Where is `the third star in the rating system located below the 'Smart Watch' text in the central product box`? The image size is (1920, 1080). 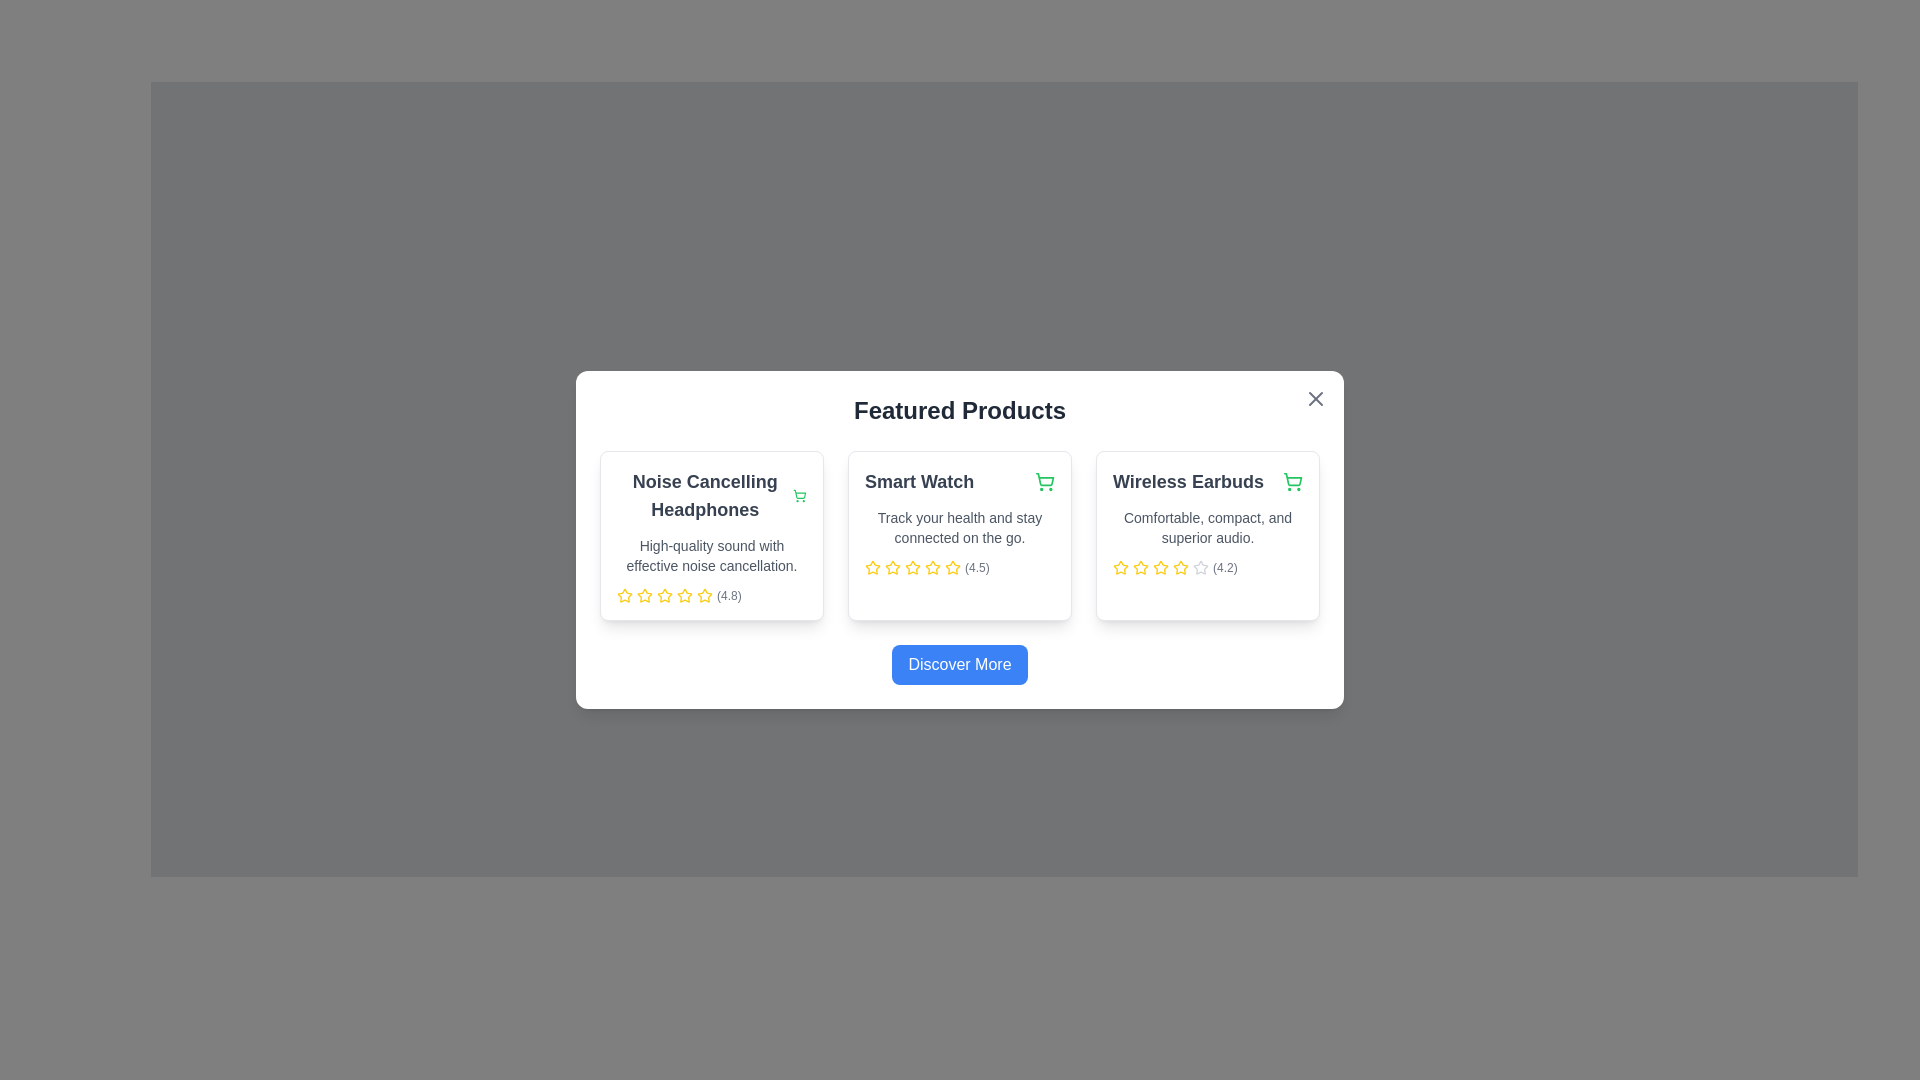 the third star in the rating system located below the 'Smart Watch' text in the central product box is located at coordinates (952, 567).